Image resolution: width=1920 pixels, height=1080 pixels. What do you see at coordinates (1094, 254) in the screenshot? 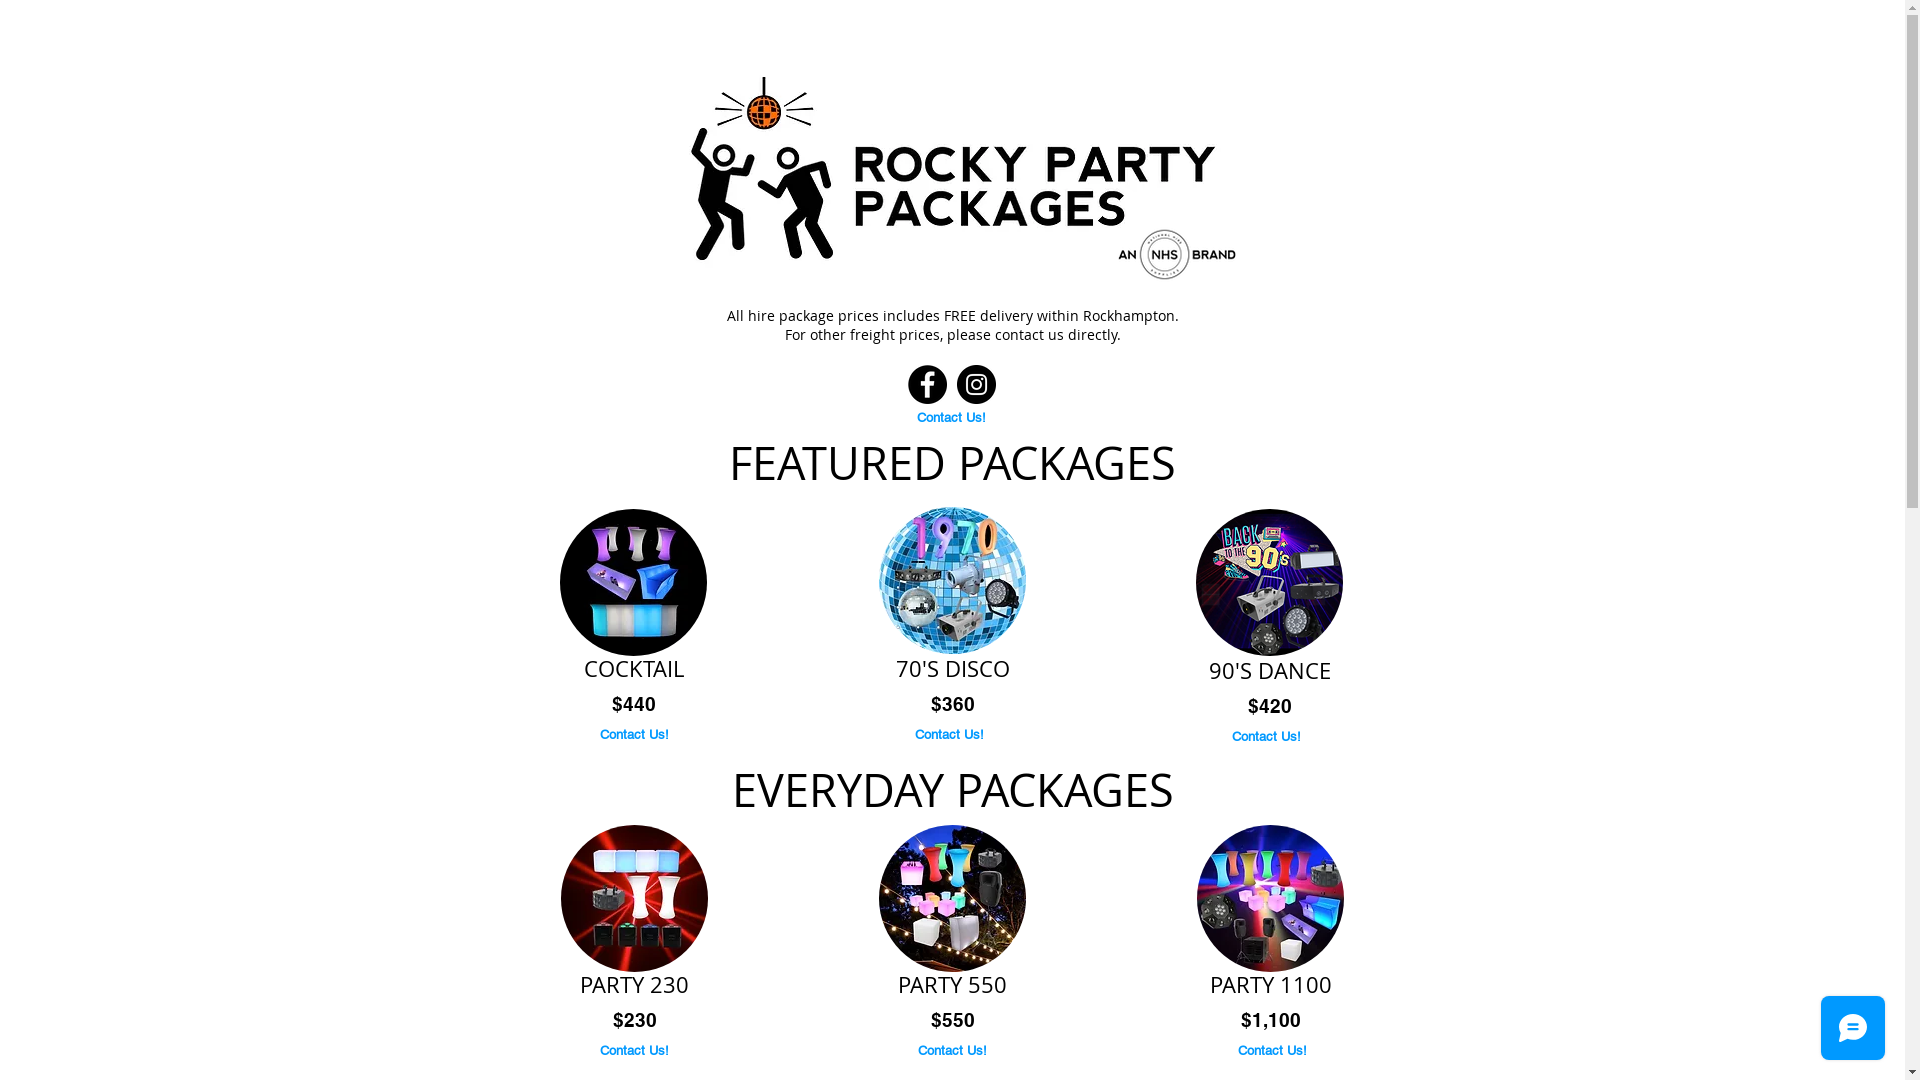
I see `'AN NHS BRAND .png'` at bounding box center [1094, 254].